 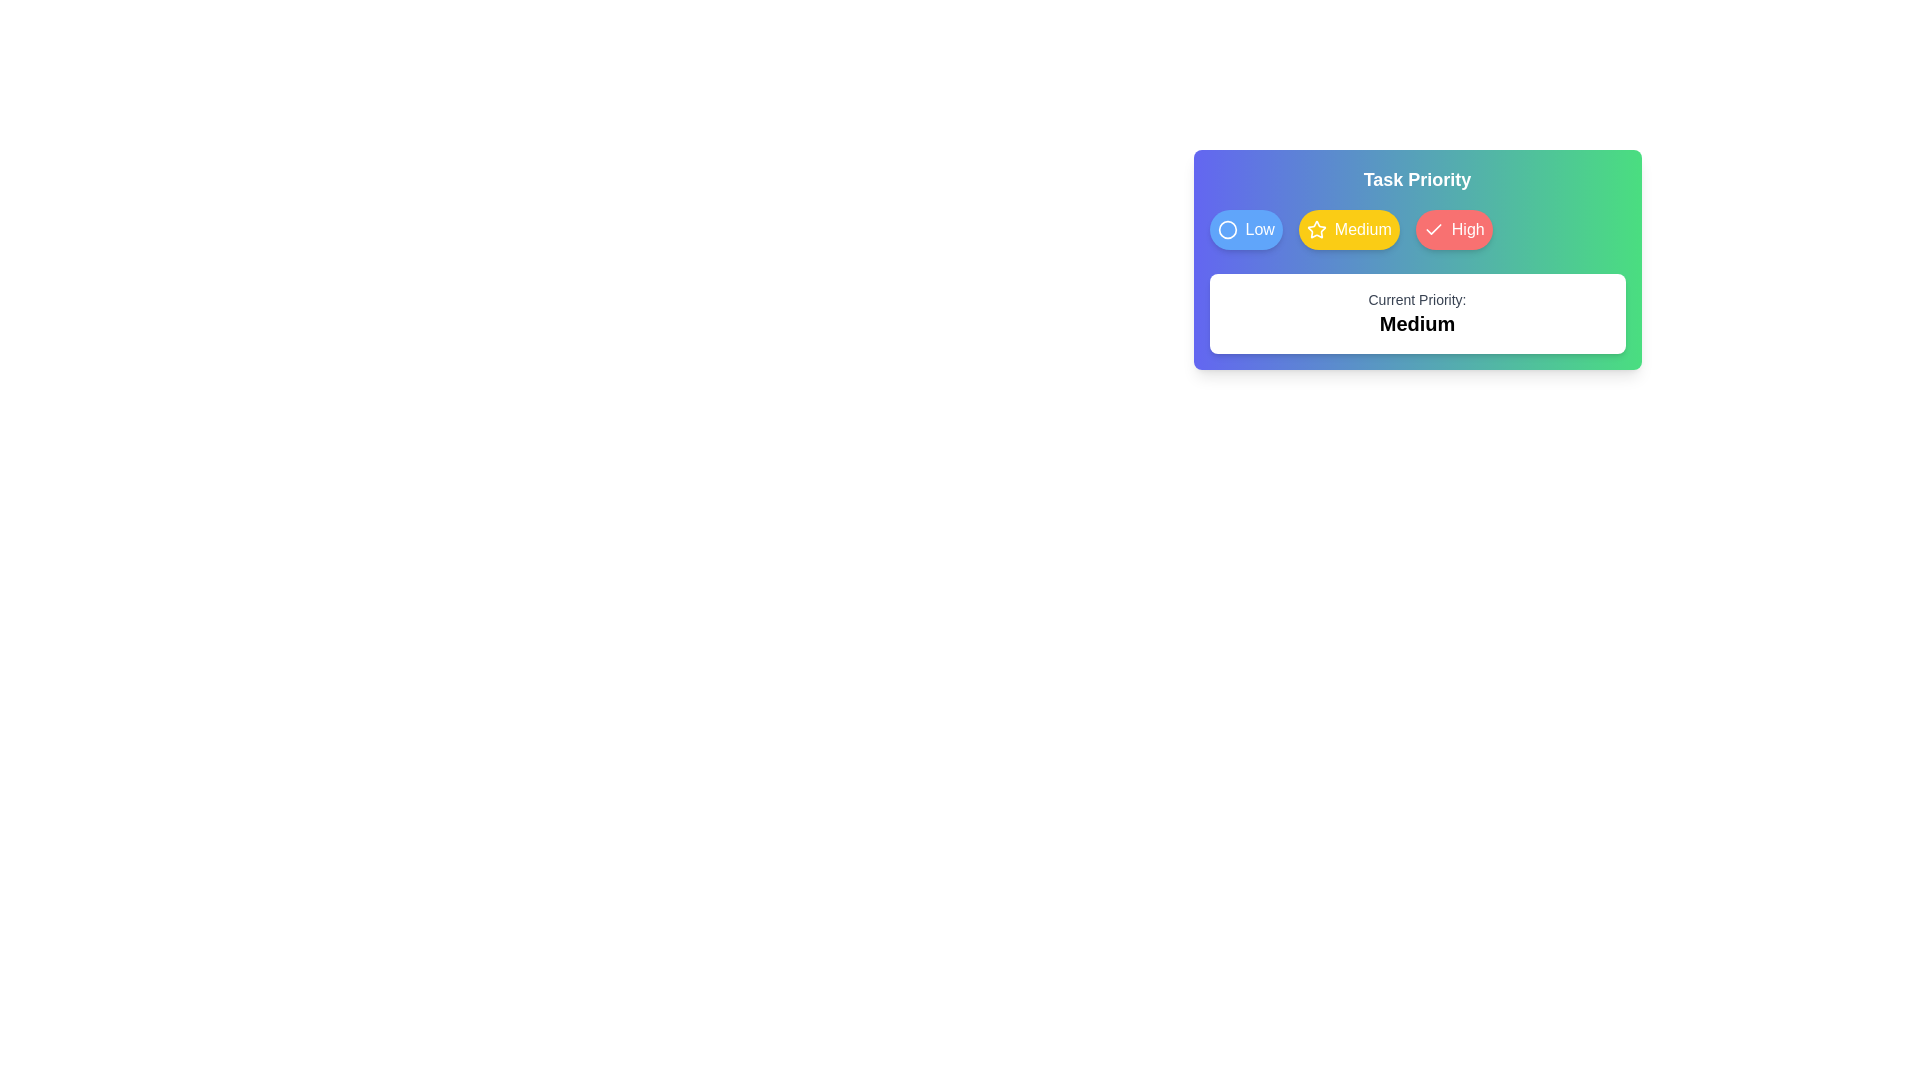 I want to click on the 'Medium' priority button located in the 'Task Priority' panel, so click(x=1349, y=229).